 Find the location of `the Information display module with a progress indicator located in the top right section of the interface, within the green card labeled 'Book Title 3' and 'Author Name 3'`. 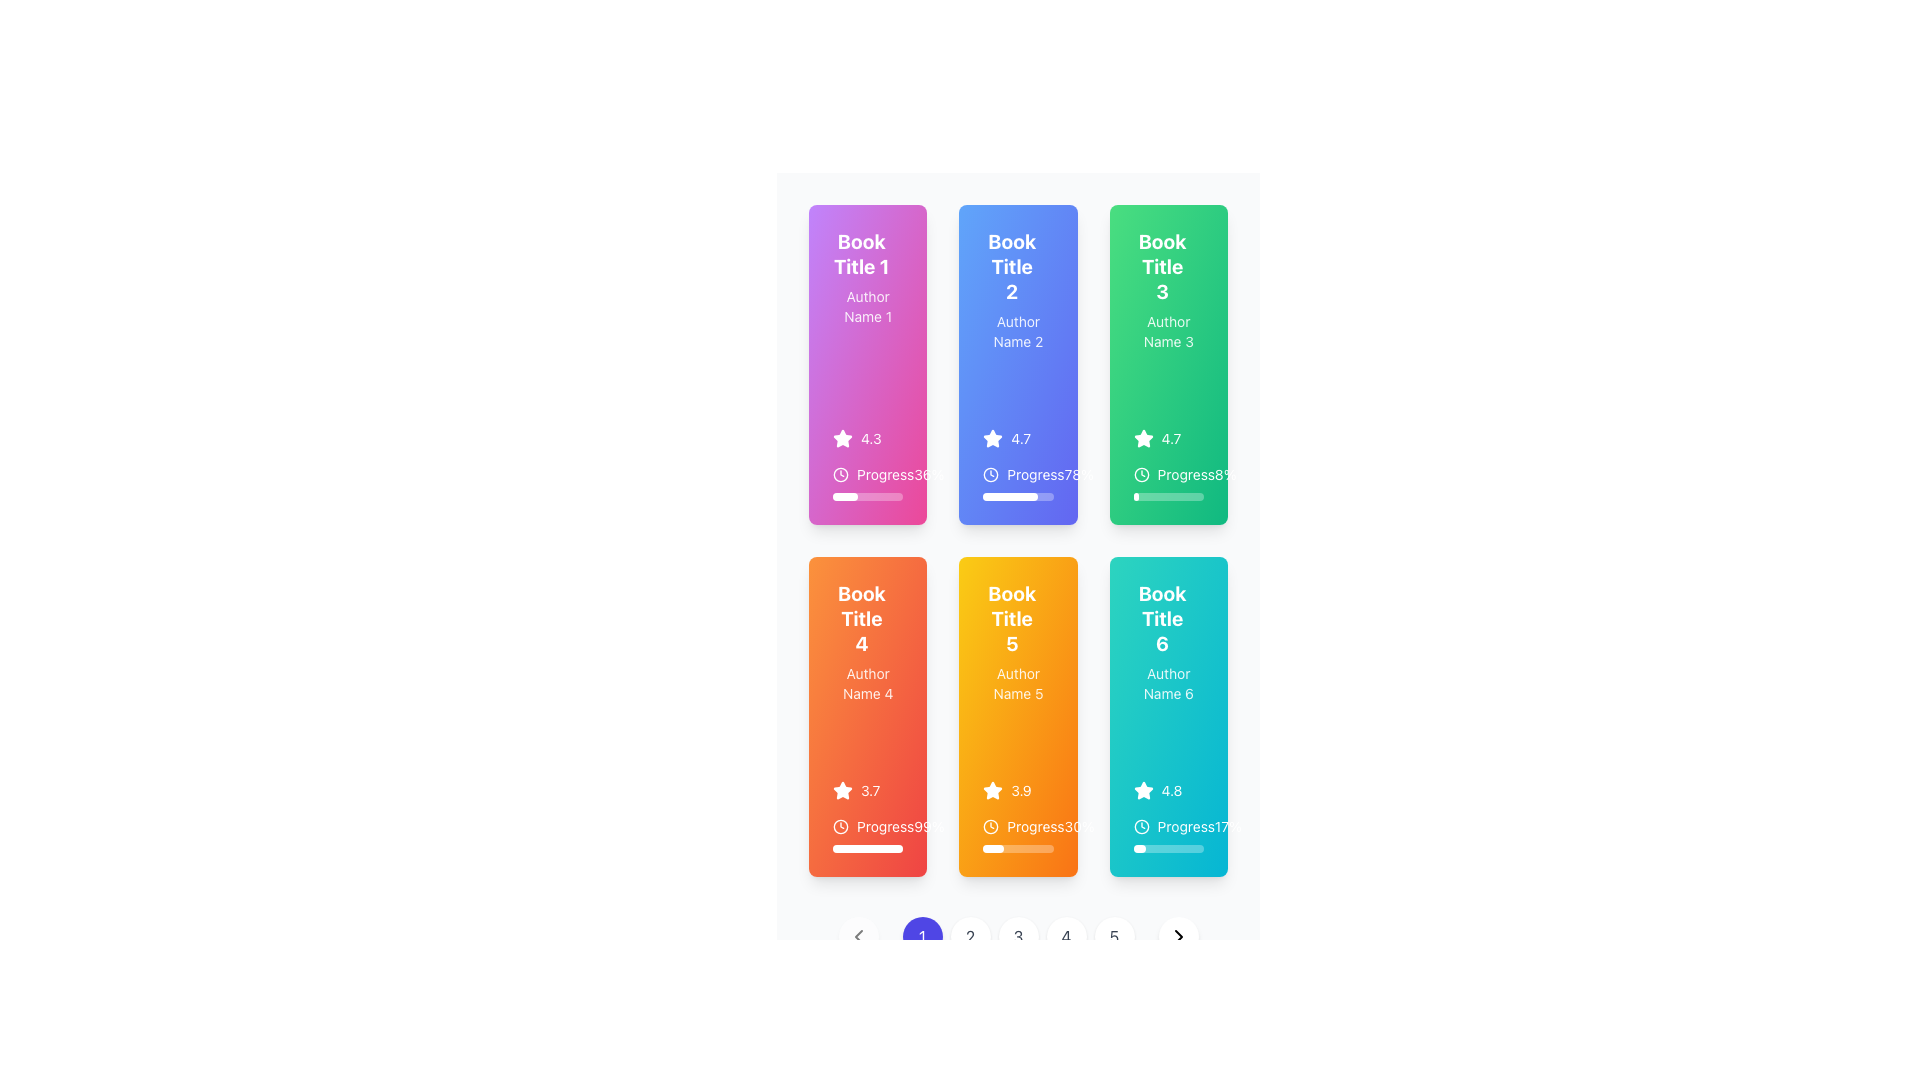

the Information display module with a progress indicator located in the top right section of the interface, within the green card labeled 'Book Title 3' and 'Author Name 3' is located at coordinates (1168, 482).